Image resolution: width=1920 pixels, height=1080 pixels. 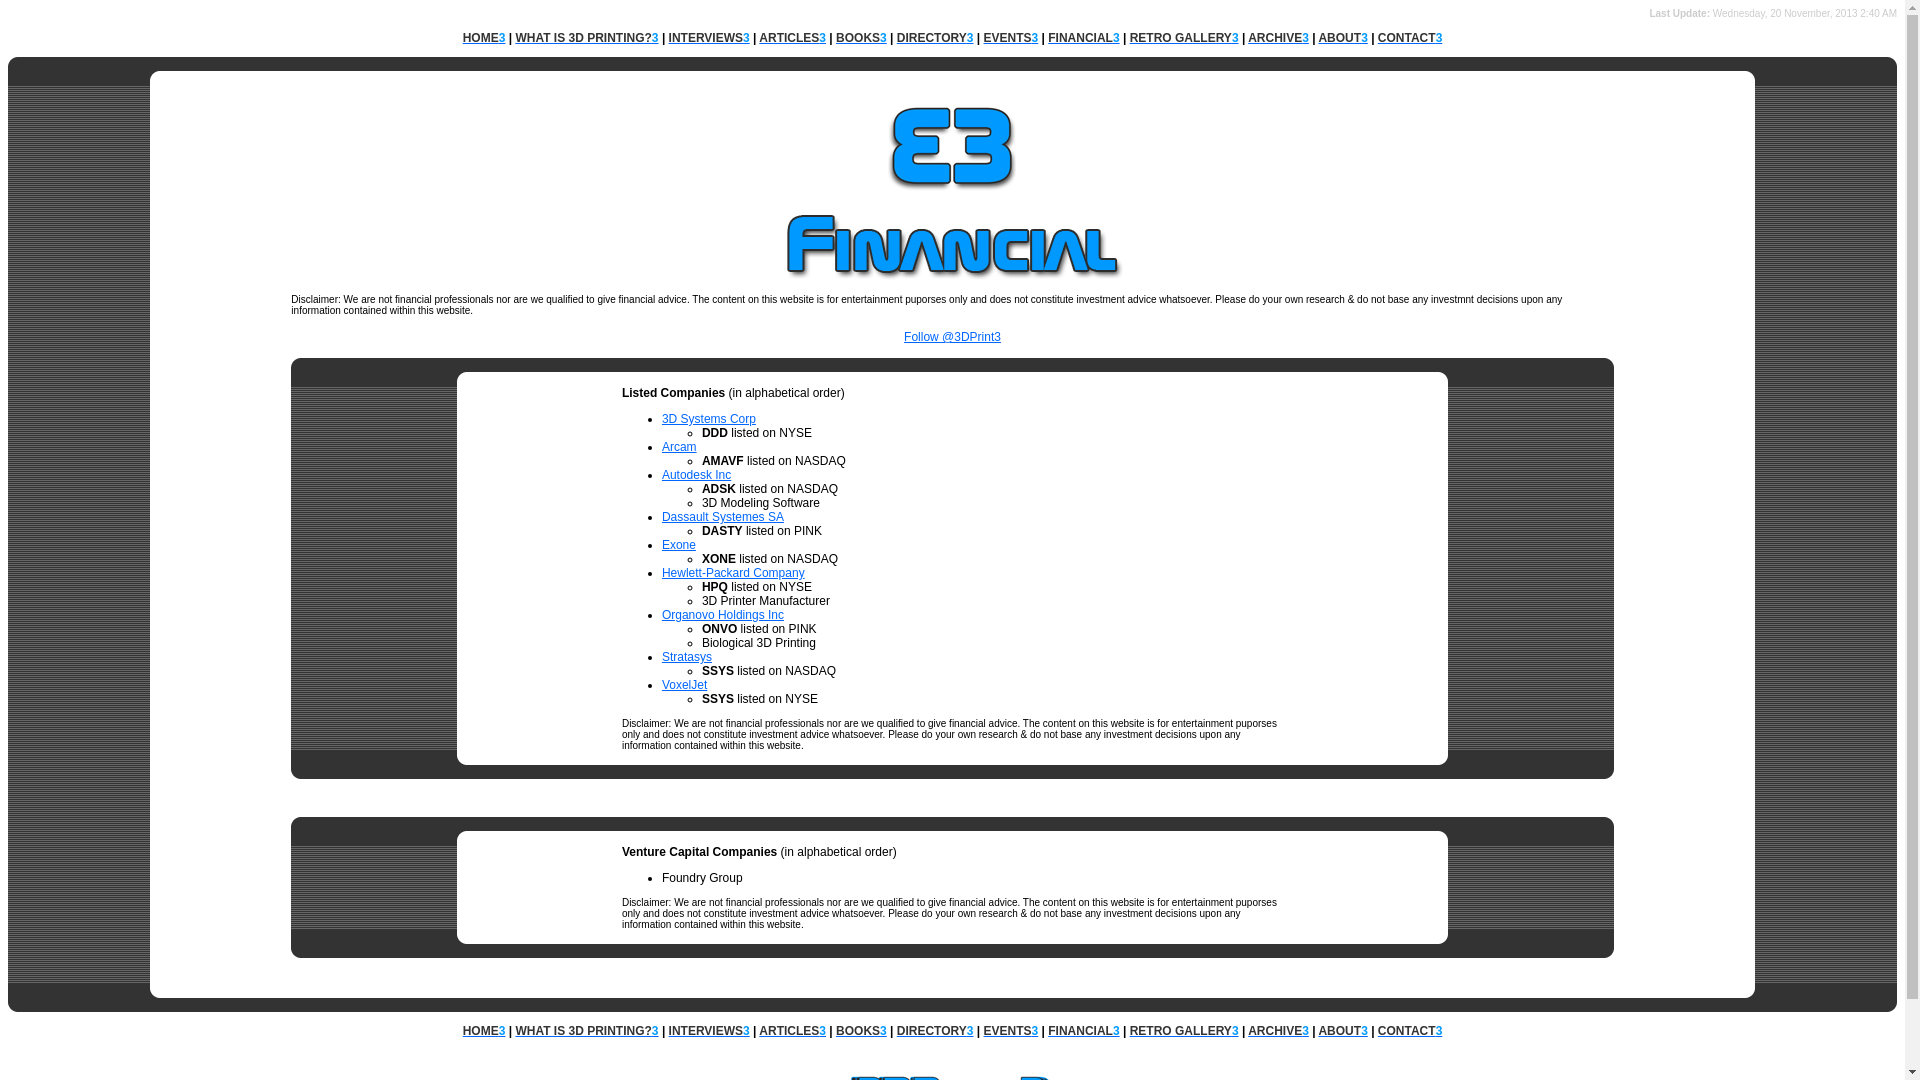 What do you see at coordinates (484, 1030) in the screenshot?
I see `'HOME3'` at bounding box center [484, 1030].